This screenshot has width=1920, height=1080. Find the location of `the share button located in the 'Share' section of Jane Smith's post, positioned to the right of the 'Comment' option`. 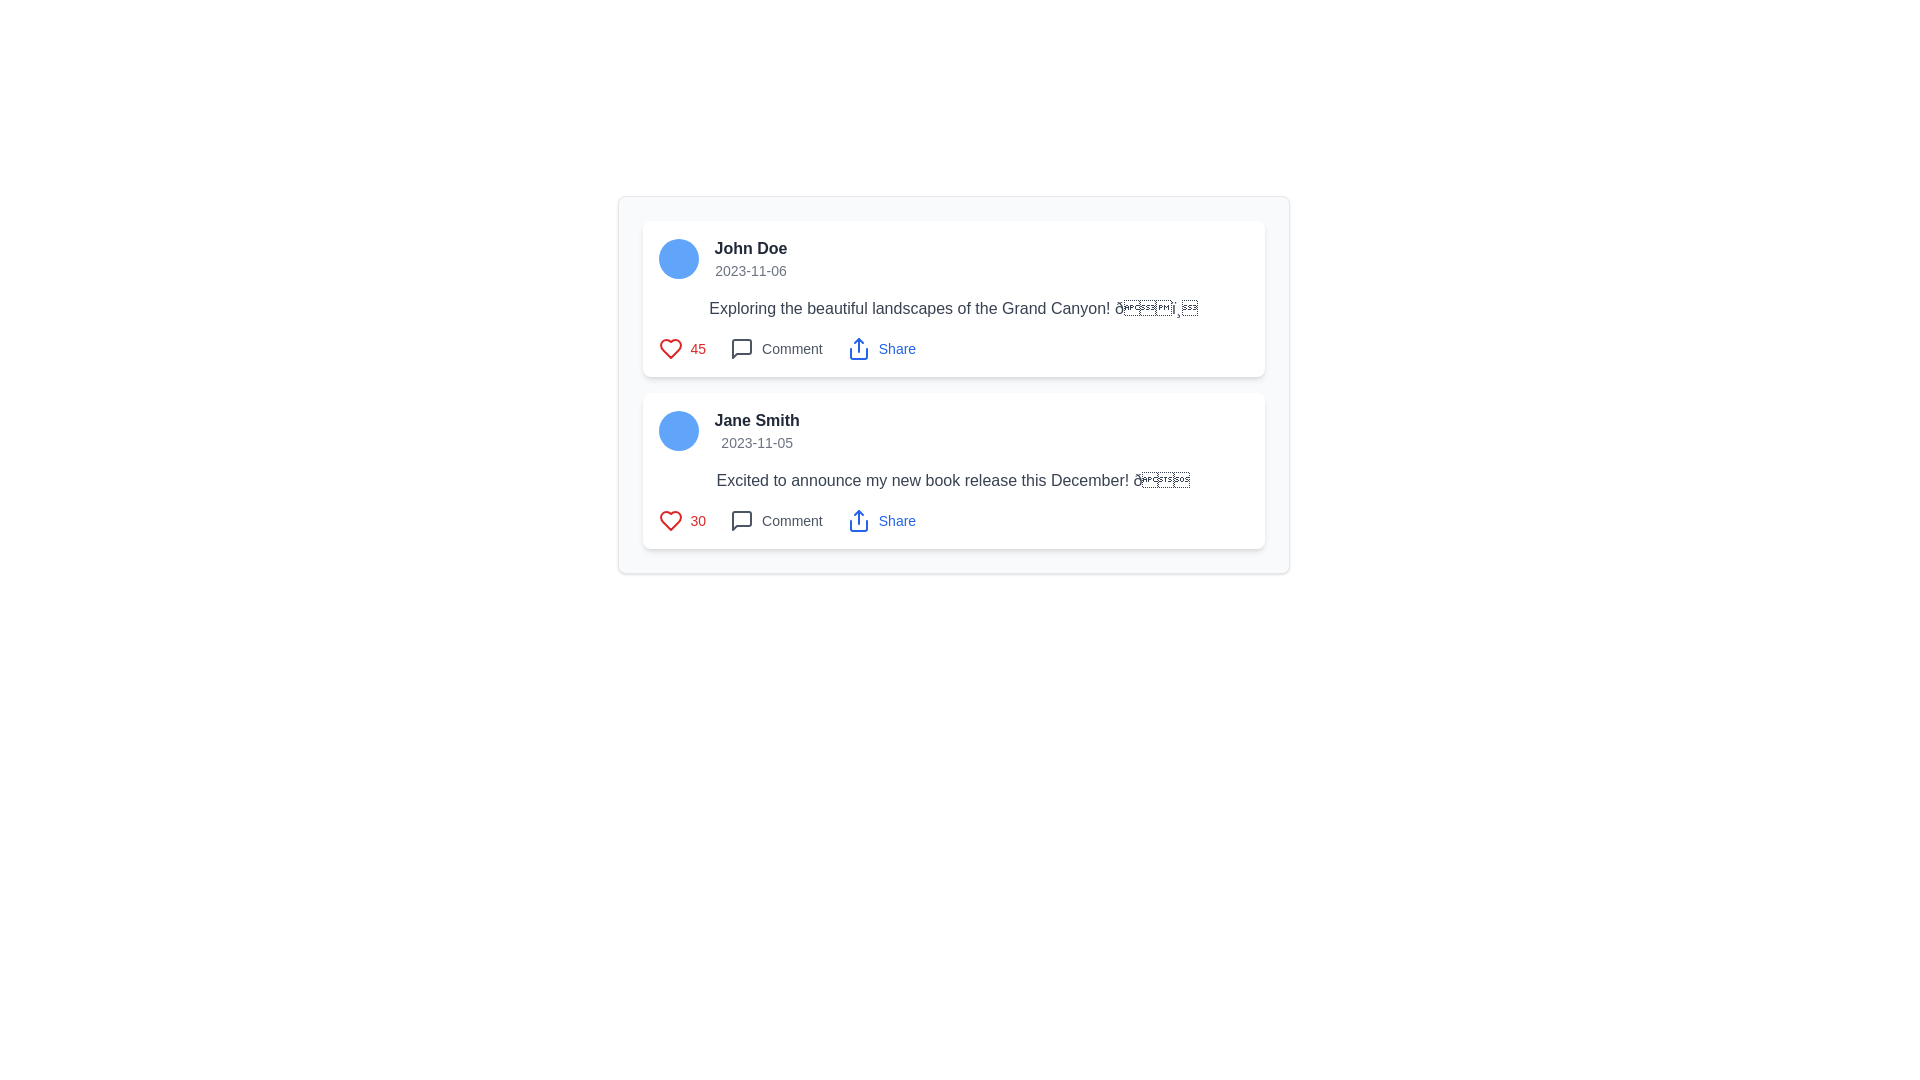

the share button located in the 'Share' section of Jane Smith's post, positioned to the right of the 'Comment' option is located at coordinates (858, 519).